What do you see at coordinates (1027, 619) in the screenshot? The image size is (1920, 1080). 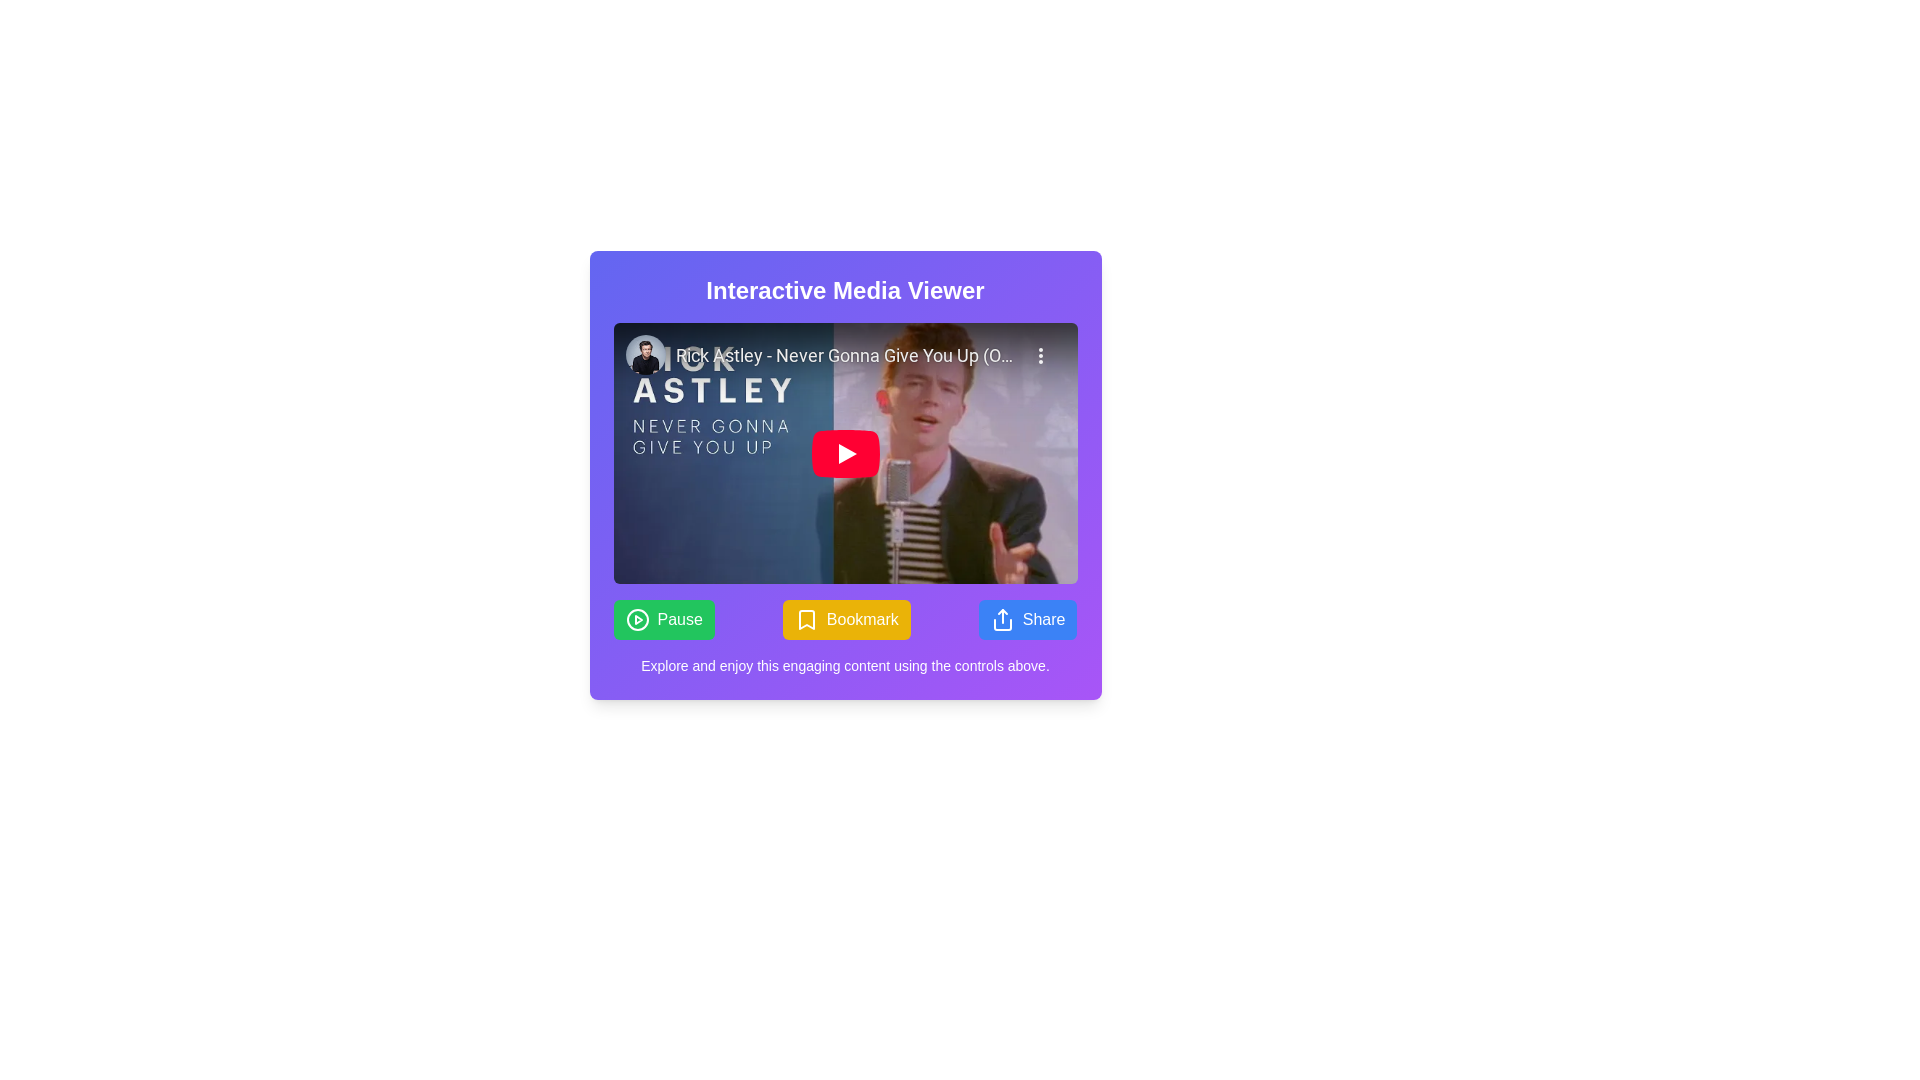 I see `the third button in the horizontal row at the bottom of the widget to initiate sharing options` at bounding box center [1027, 619].